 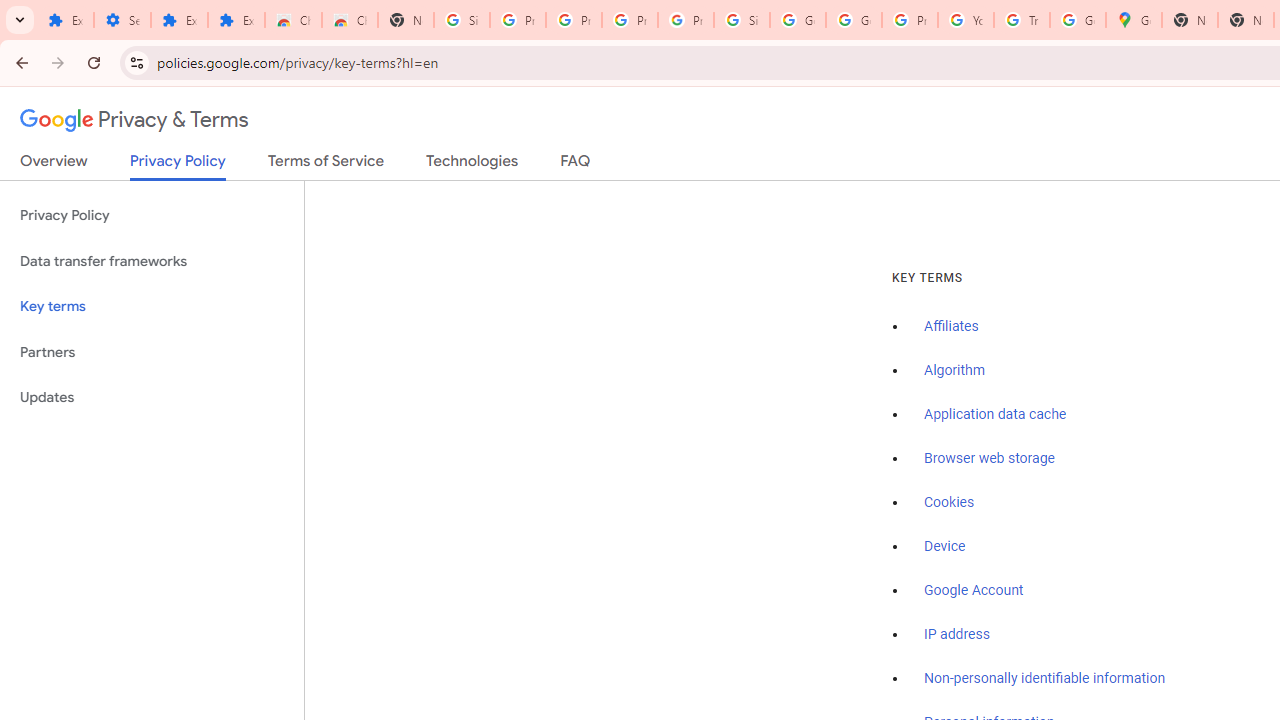 What do you see at coordinates (995, 414) in the screenshot?
I see `'Application data cache'` at bounding box center [995, 414].